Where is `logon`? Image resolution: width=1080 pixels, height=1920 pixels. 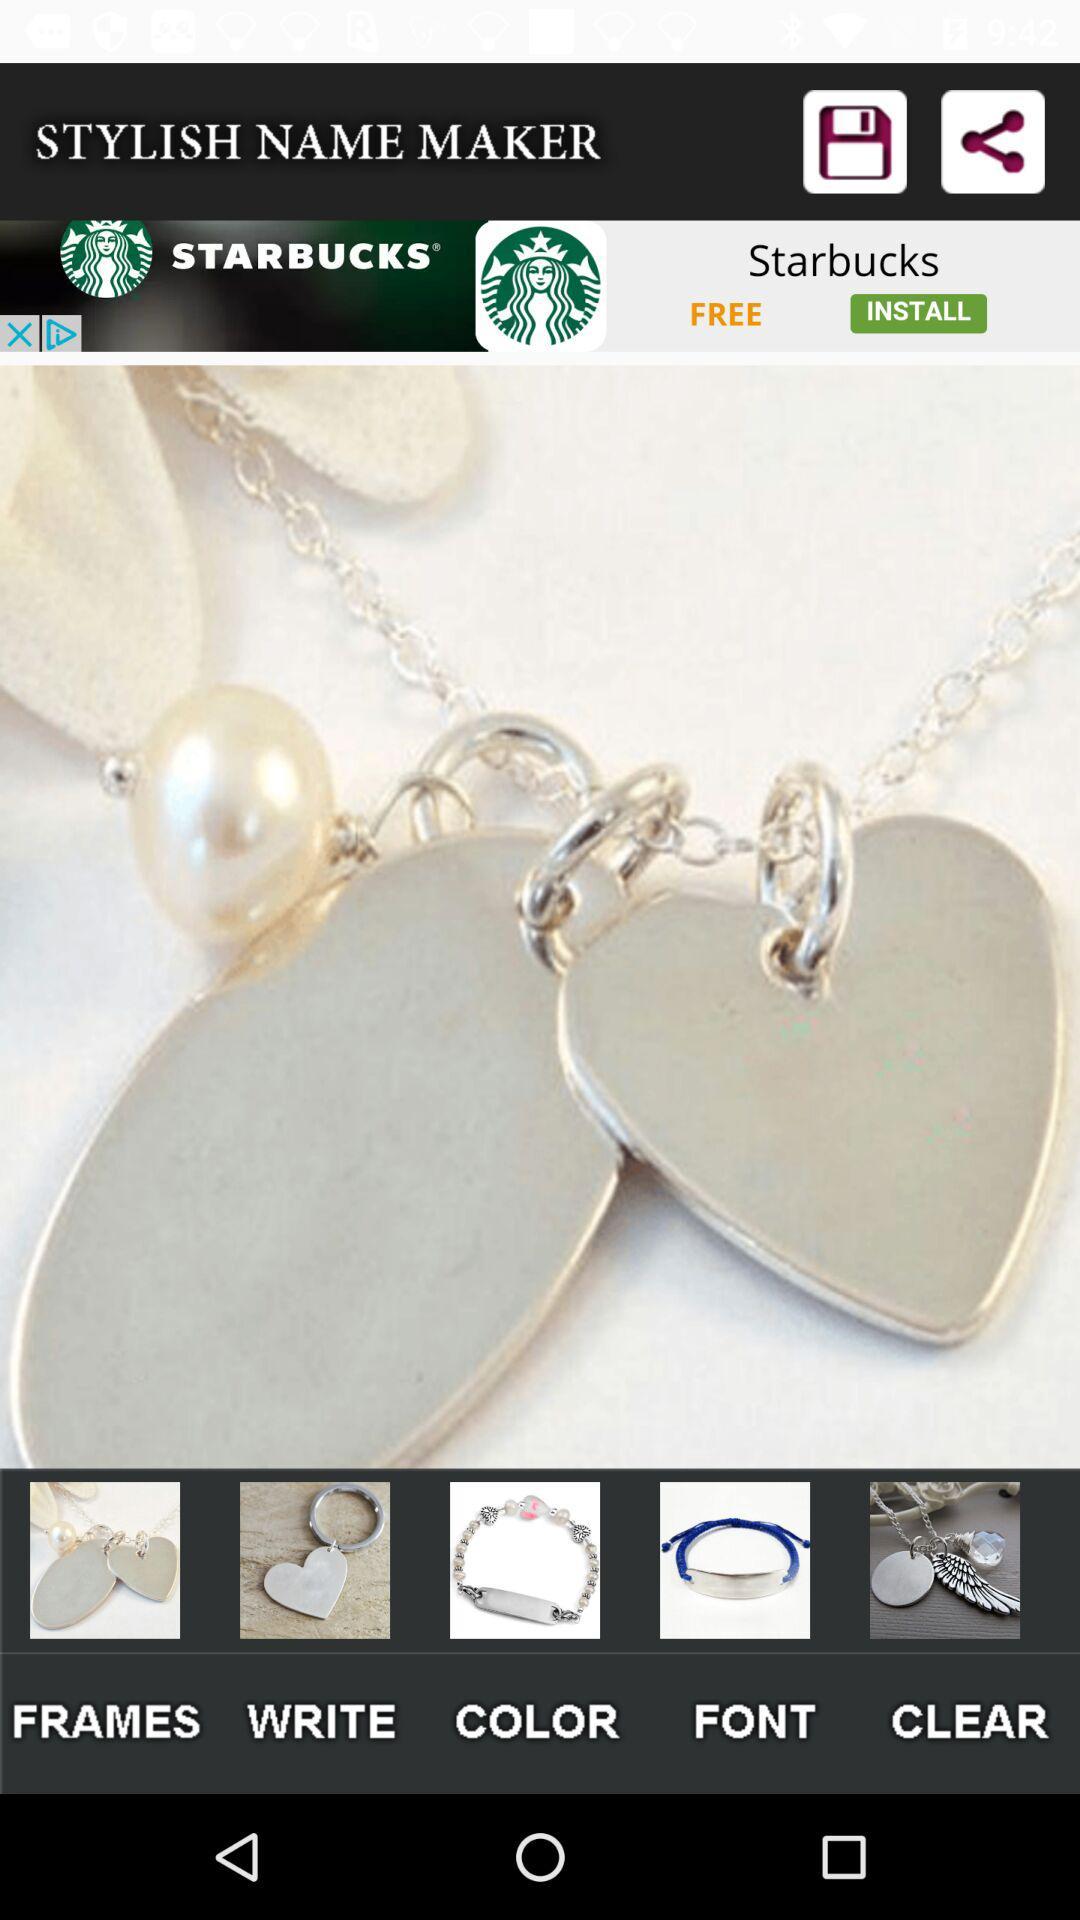
logon is located at coordinates (855, 140).